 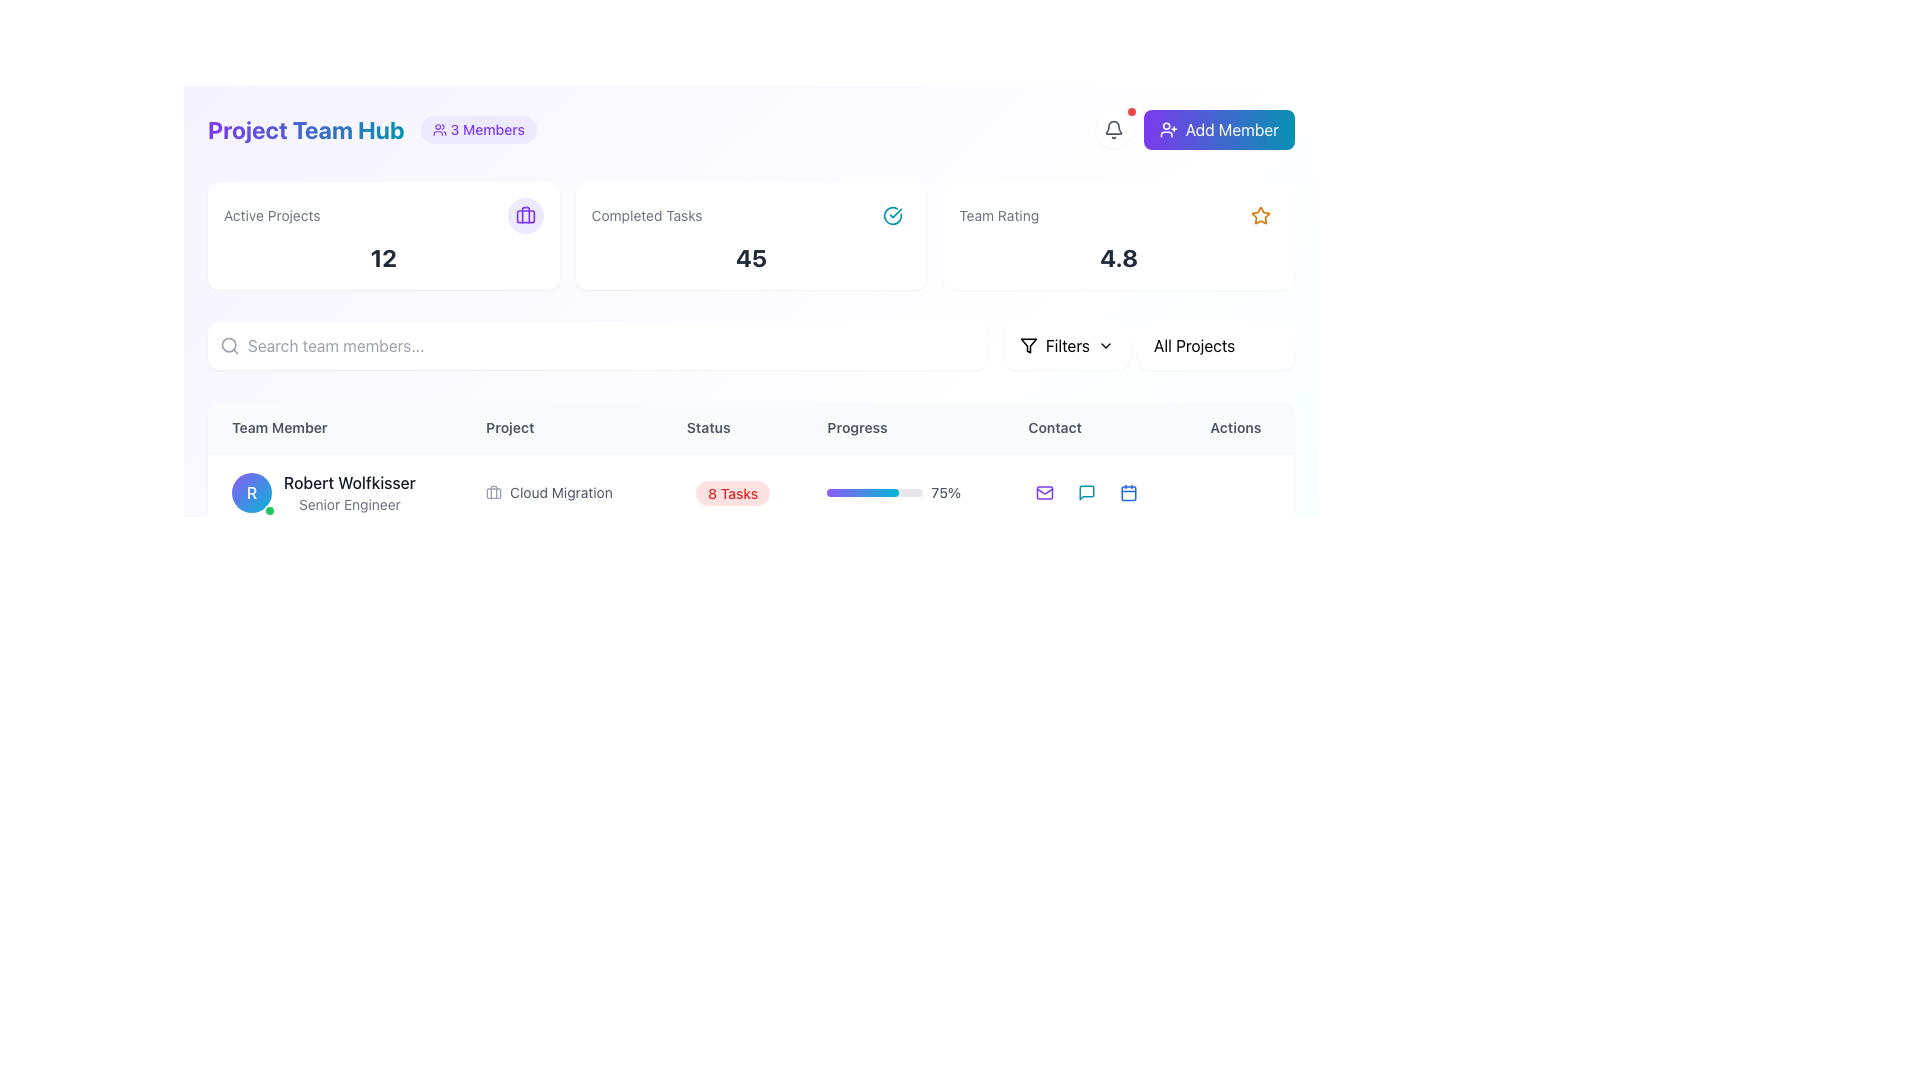 What do you see at coordinates (892, 216) in the screenshot?
I see `the circular cyan icon with a checkmark located in the top right corner of the 'Completed Tasks' card` at bounding box center [892, 216].